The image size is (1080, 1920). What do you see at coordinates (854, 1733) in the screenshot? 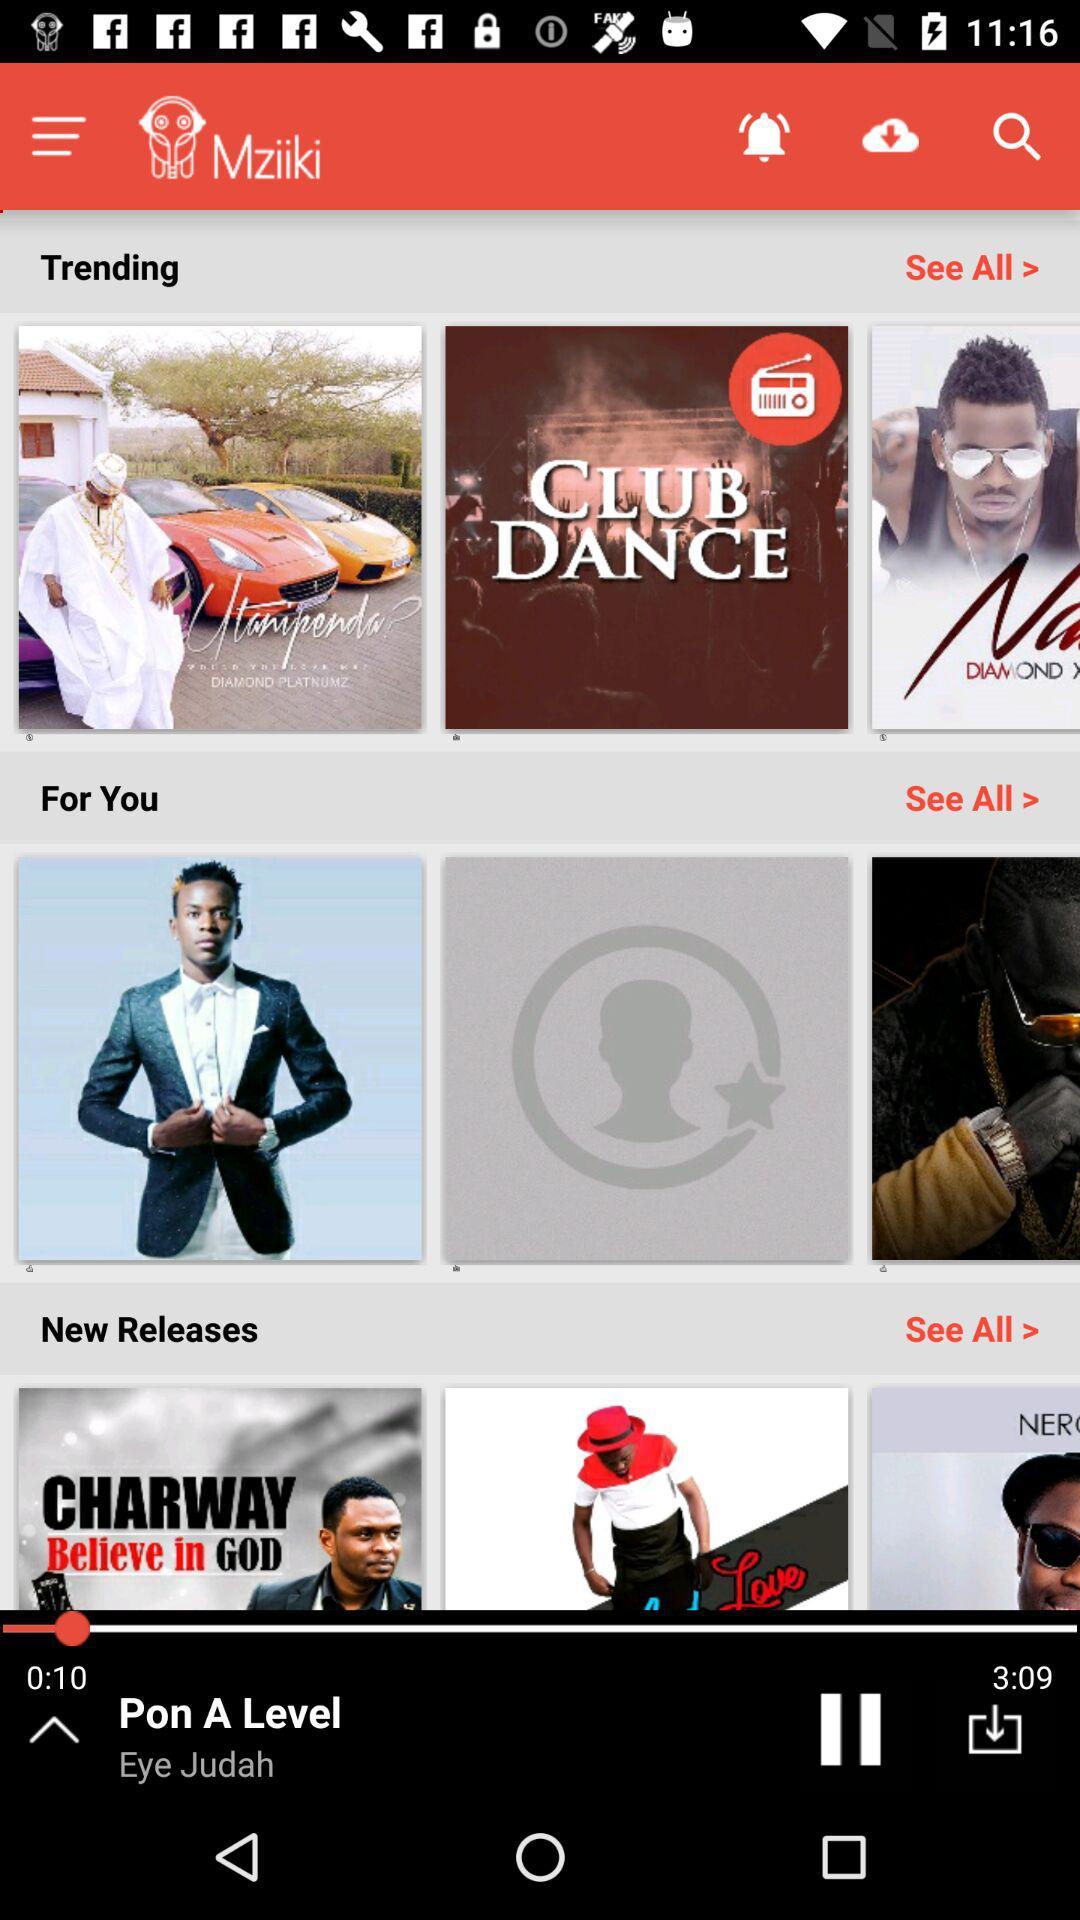
I see `the pause icon` at bounding box center [854, 1733].